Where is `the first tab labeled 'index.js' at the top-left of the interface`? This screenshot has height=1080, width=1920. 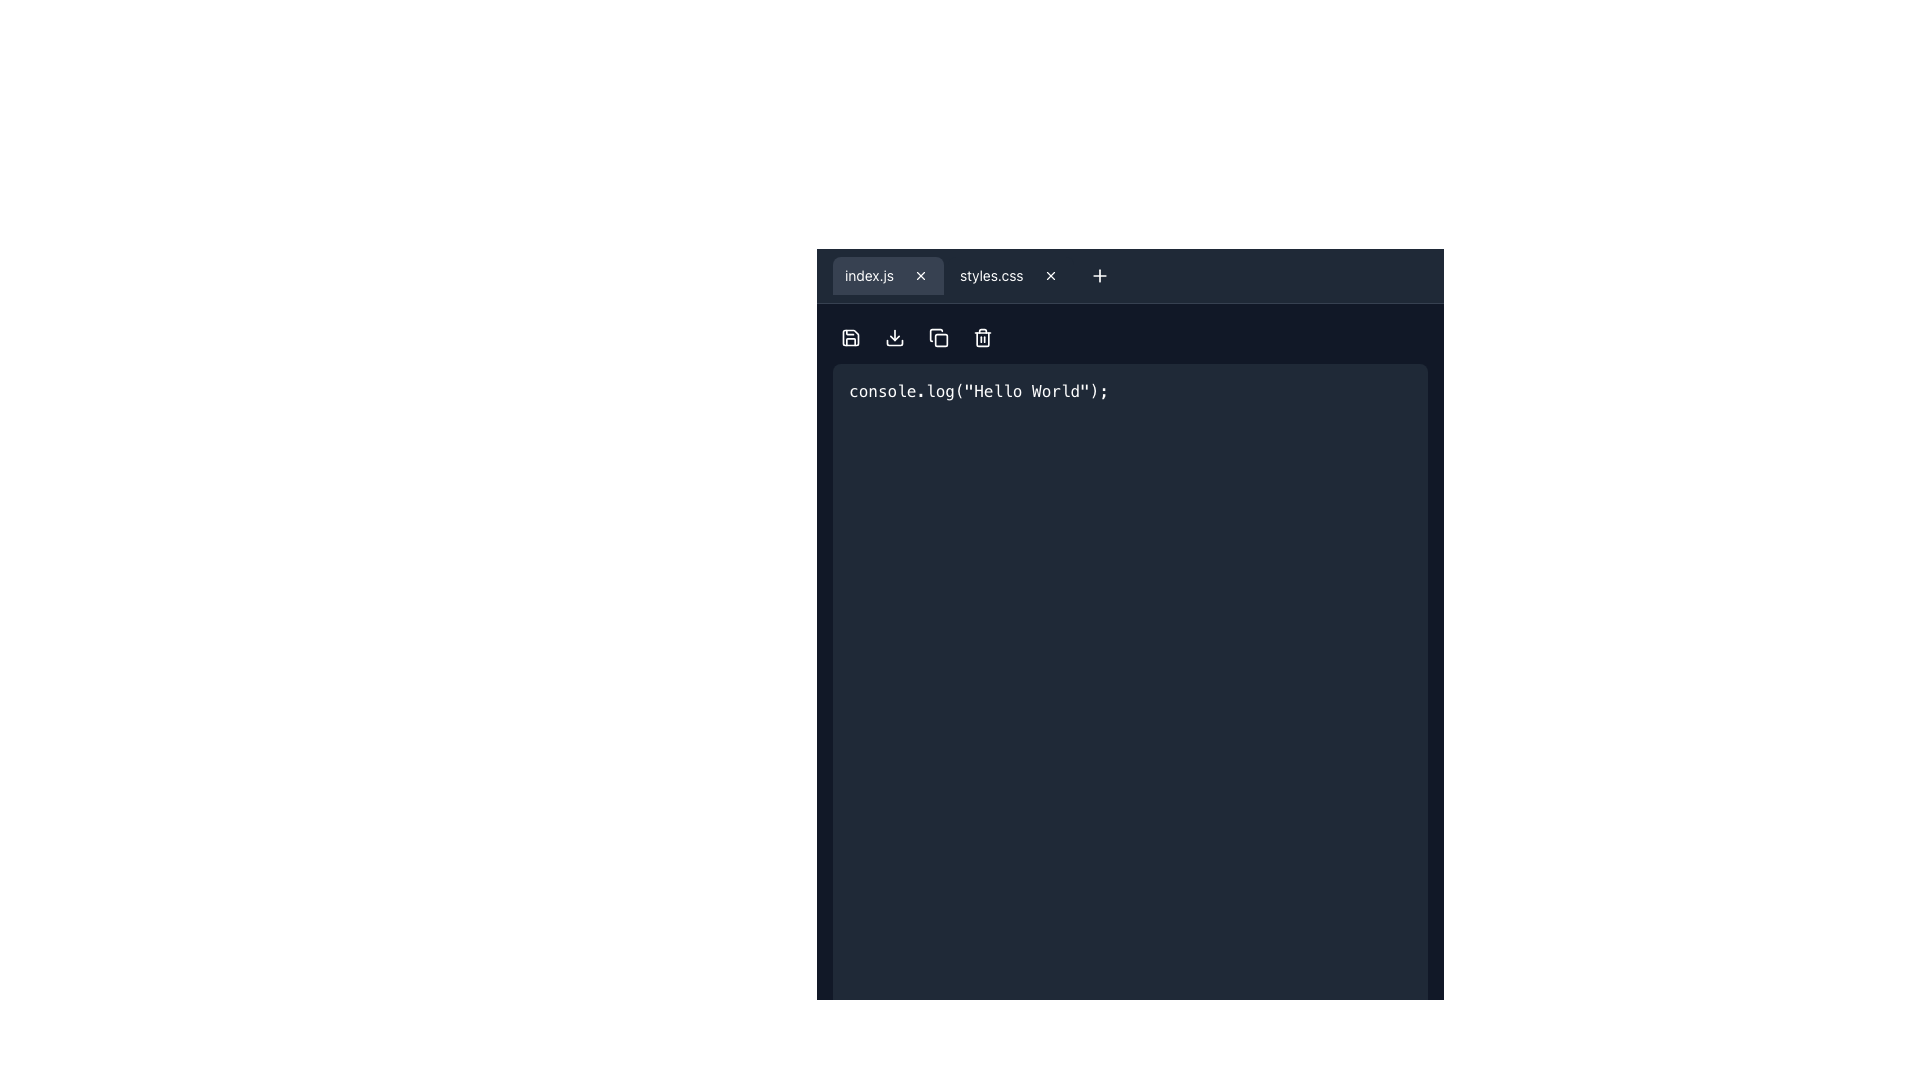 the first tab labeled 'index.js' at the top-left of the interface is located at coordinates (887, 276).